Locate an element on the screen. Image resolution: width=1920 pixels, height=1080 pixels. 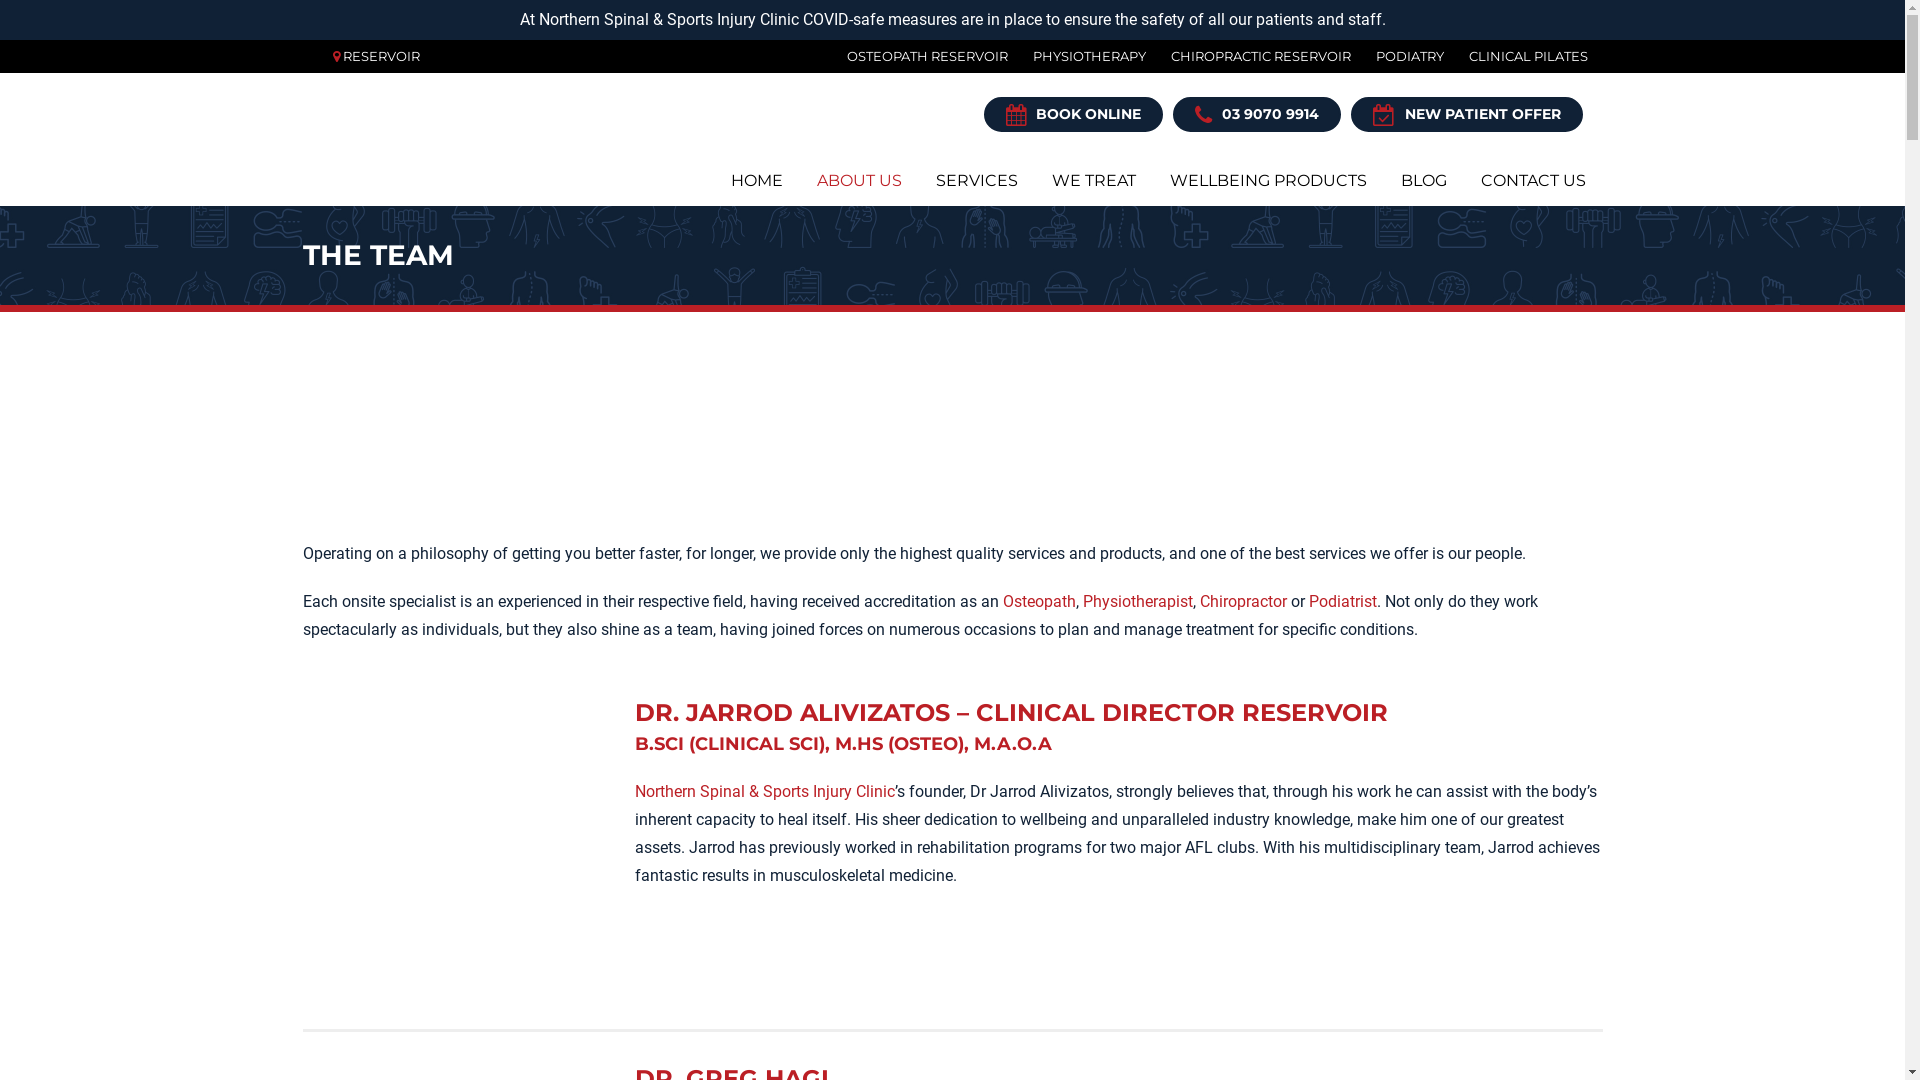
'Podiatrist' is located at coordinates (1342, 600).